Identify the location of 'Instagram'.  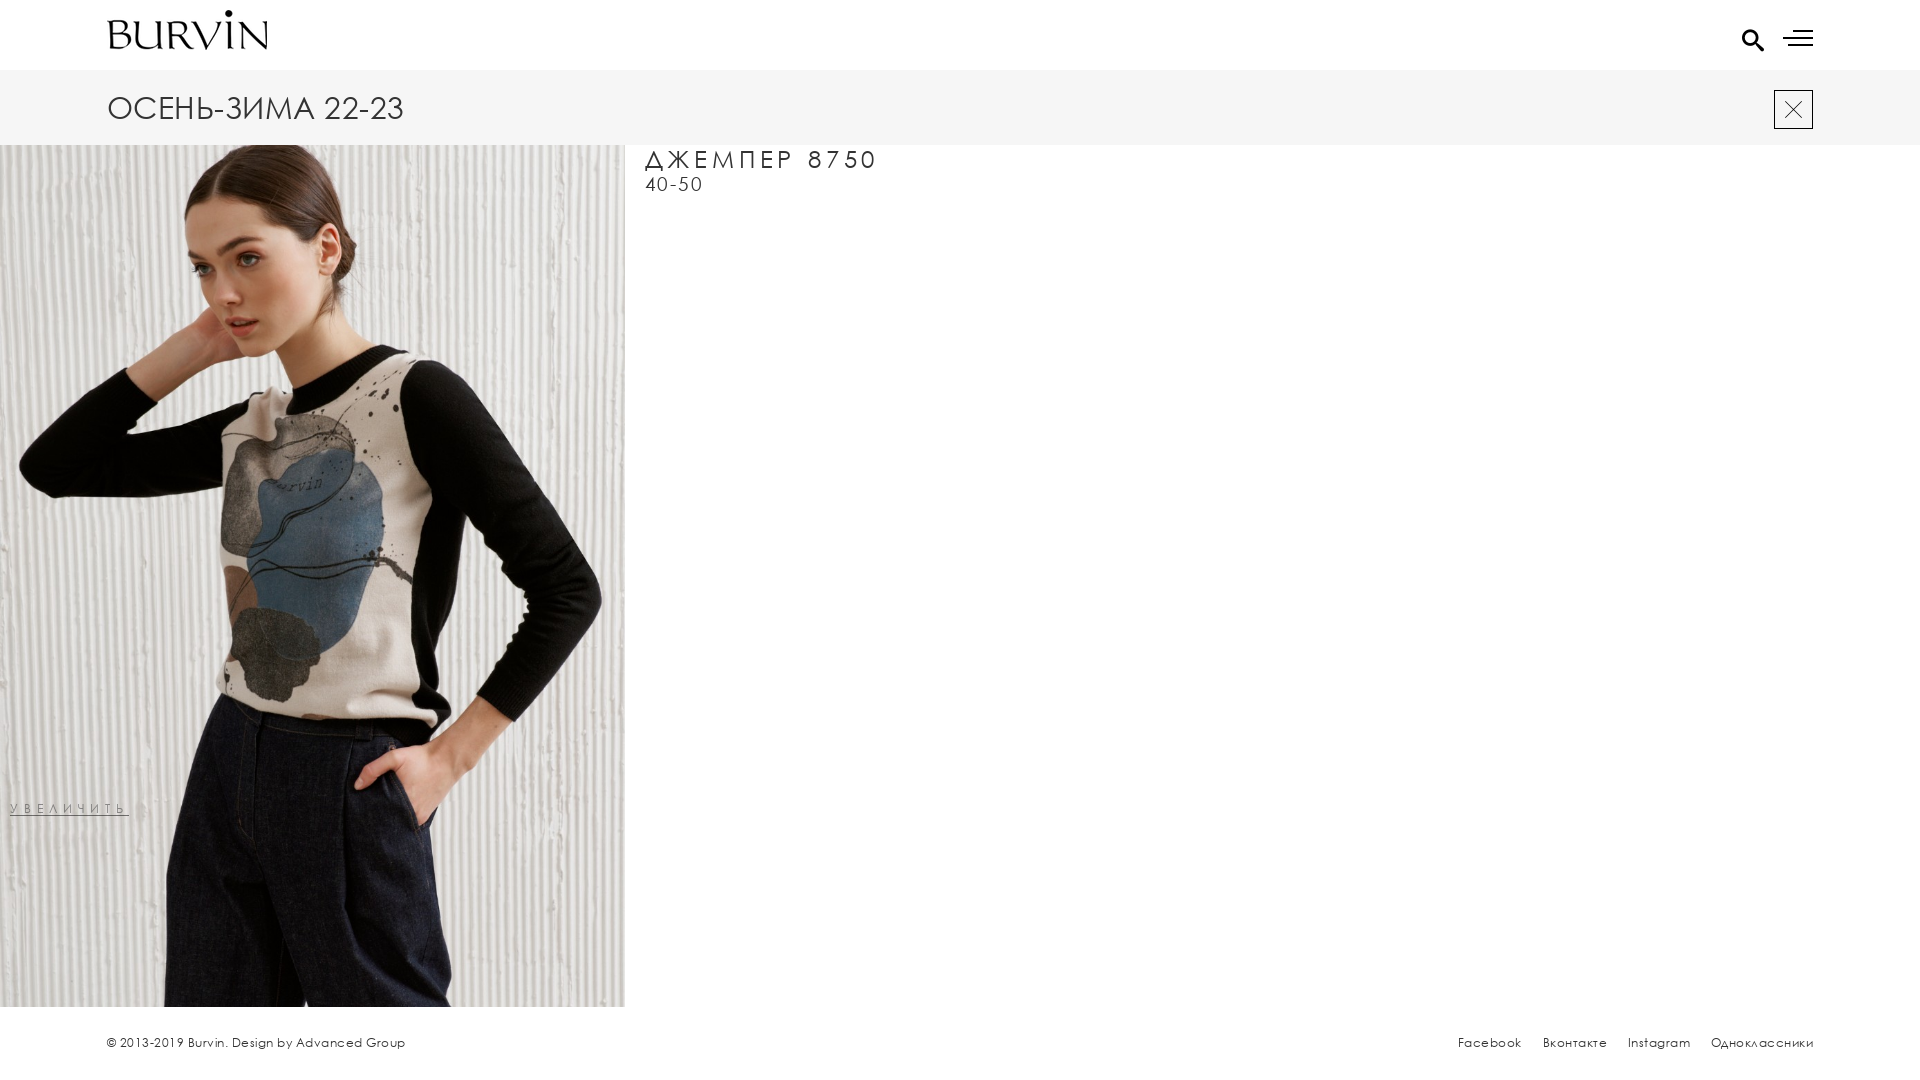
(1627, 1041).